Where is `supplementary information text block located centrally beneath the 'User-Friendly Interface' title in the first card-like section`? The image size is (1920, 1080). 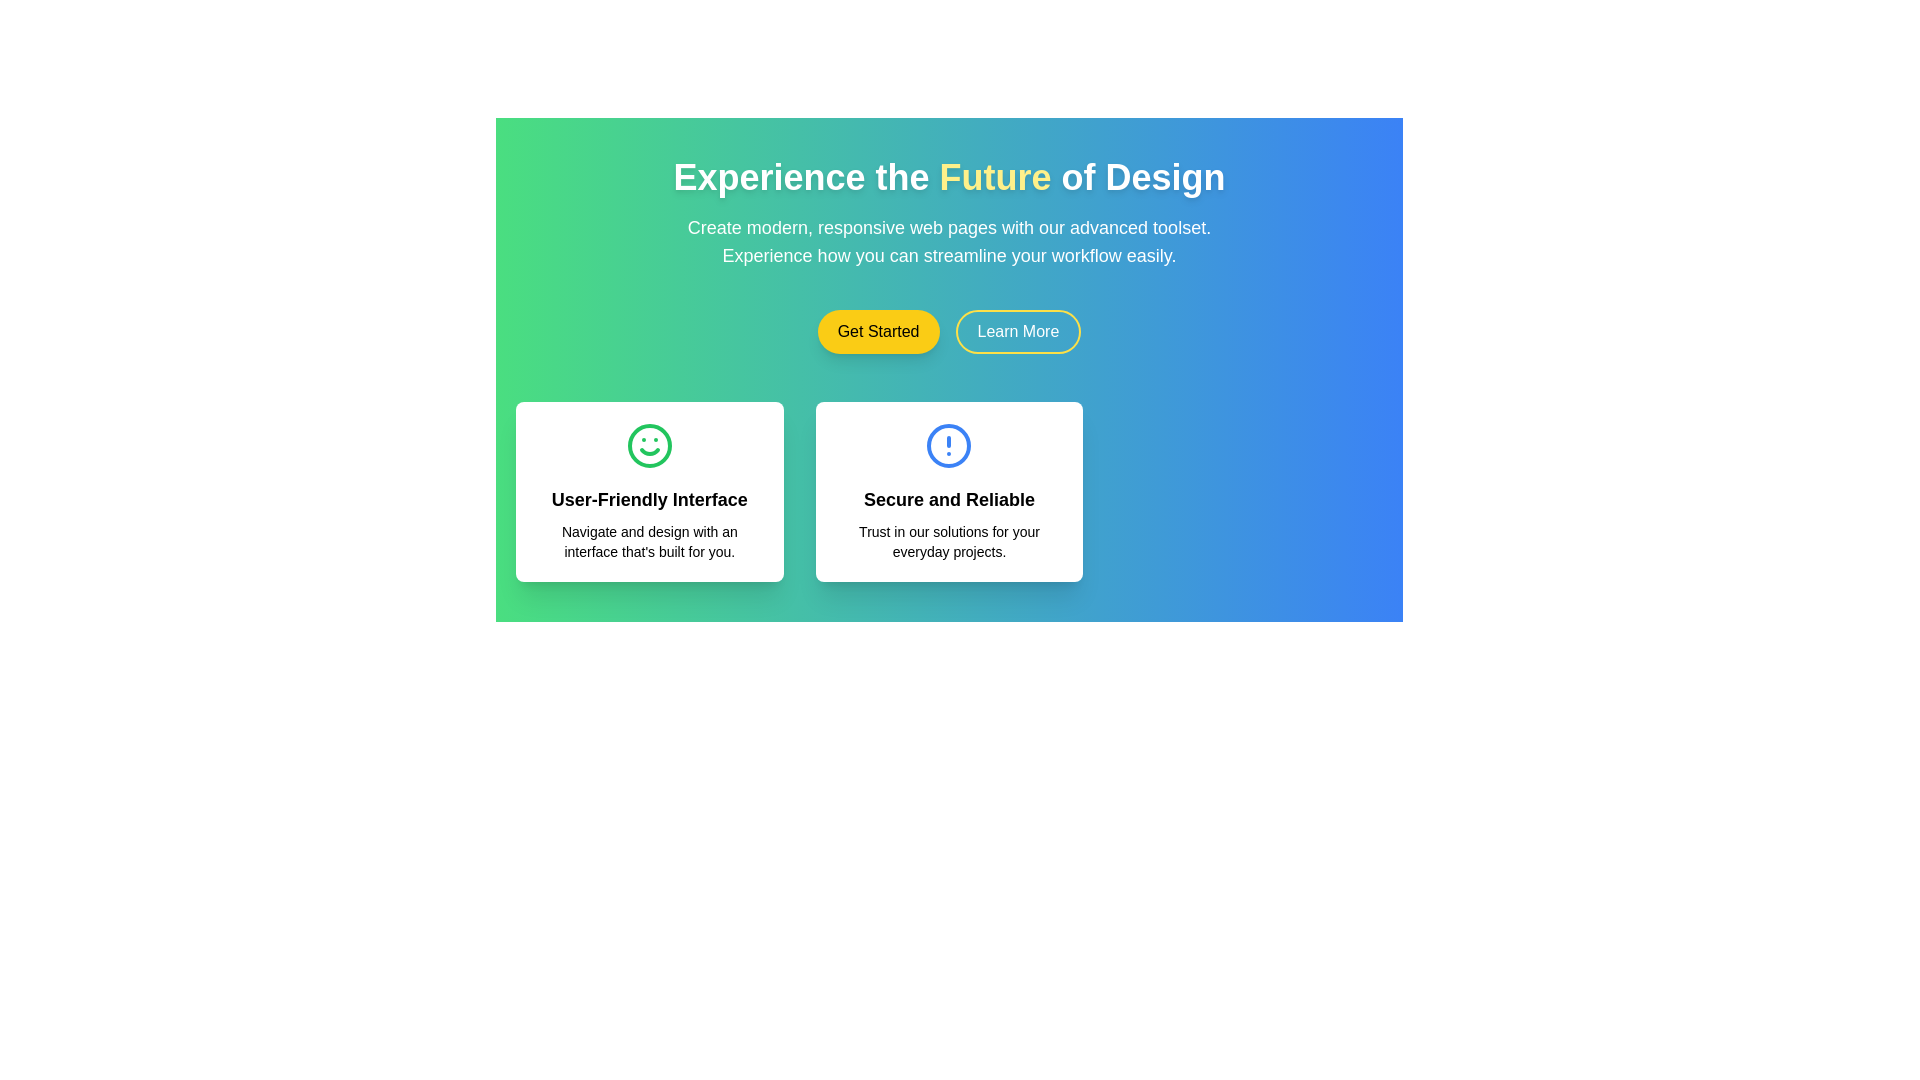 supplementary information text block located centrally beneath the 'User-Friendly Interface' title in the first card-like section is located at coordinates (649, 542).